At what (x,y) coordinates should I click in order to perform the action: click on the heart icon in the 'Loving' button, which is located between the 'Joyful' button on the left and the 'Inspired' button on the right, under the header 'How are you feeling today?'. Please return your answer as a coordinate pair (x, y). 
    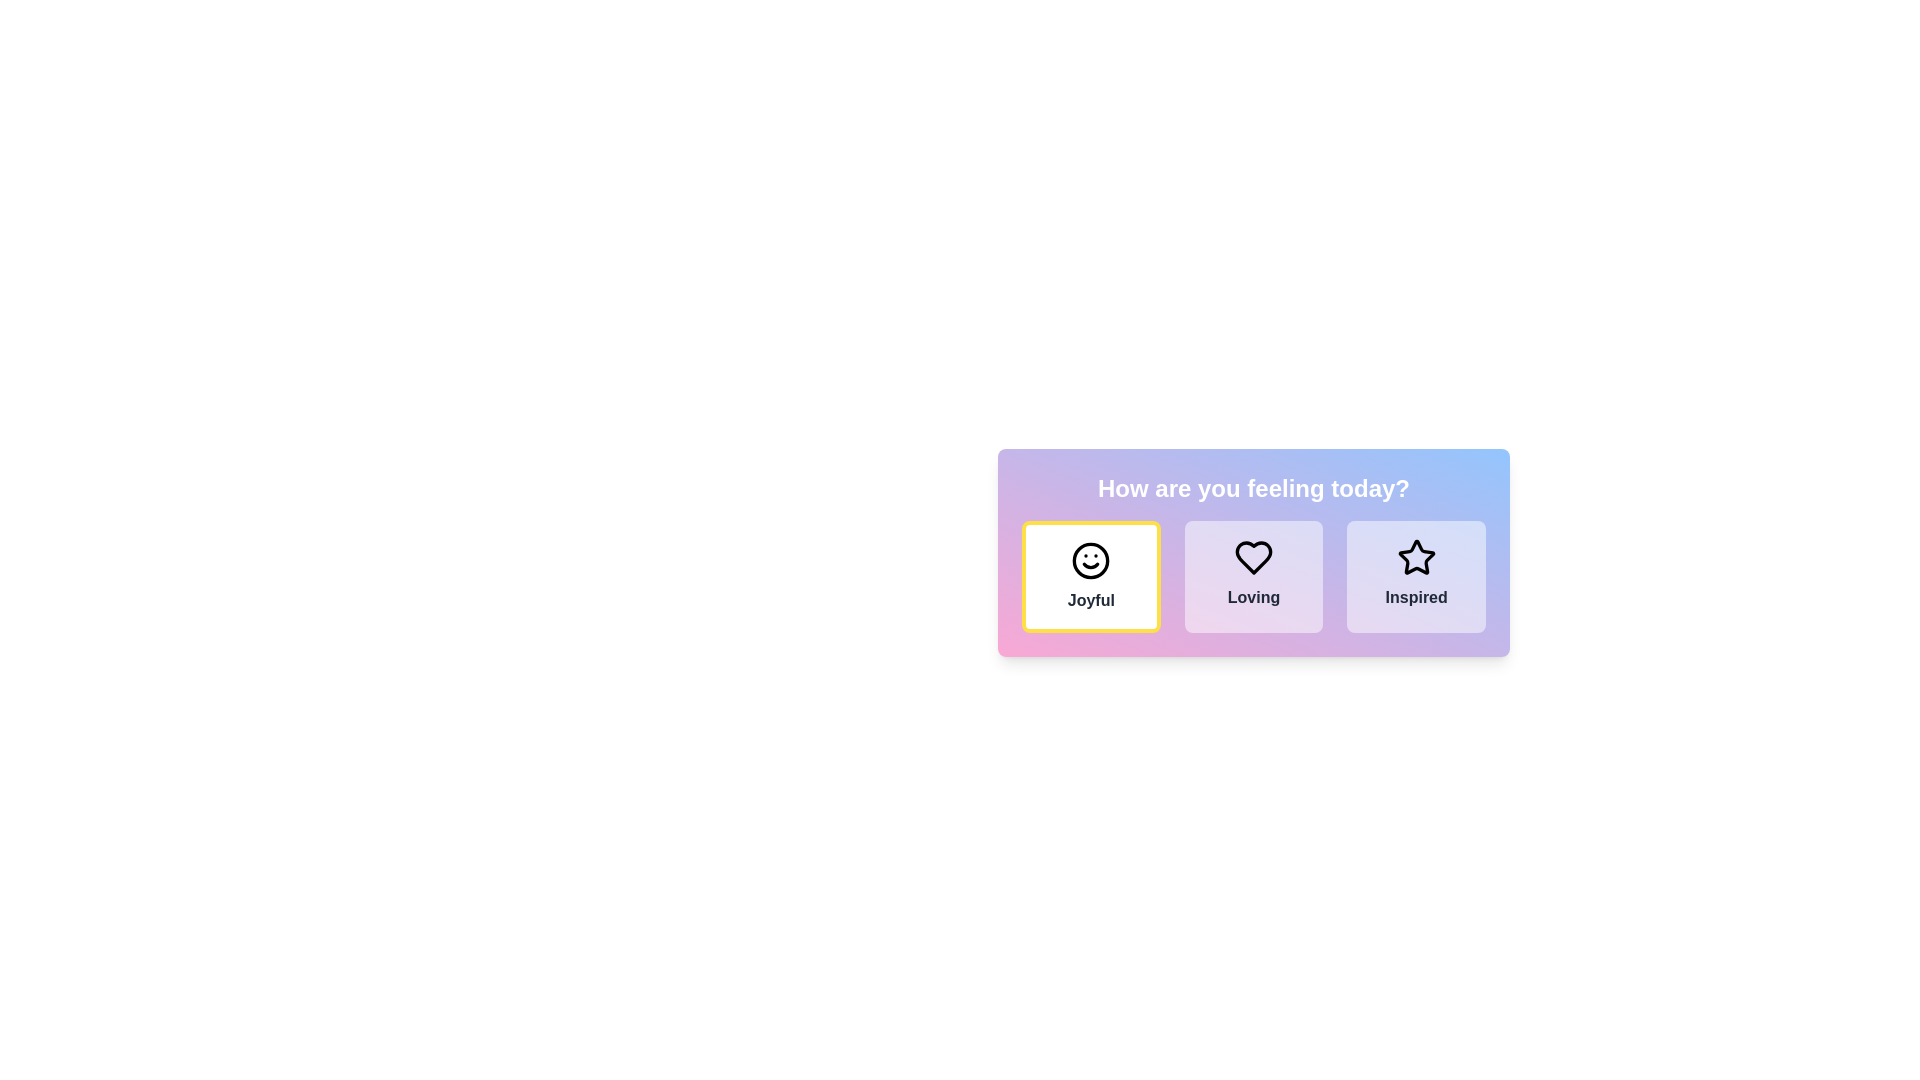
    Looking at the image, I should click on (1252, 558).